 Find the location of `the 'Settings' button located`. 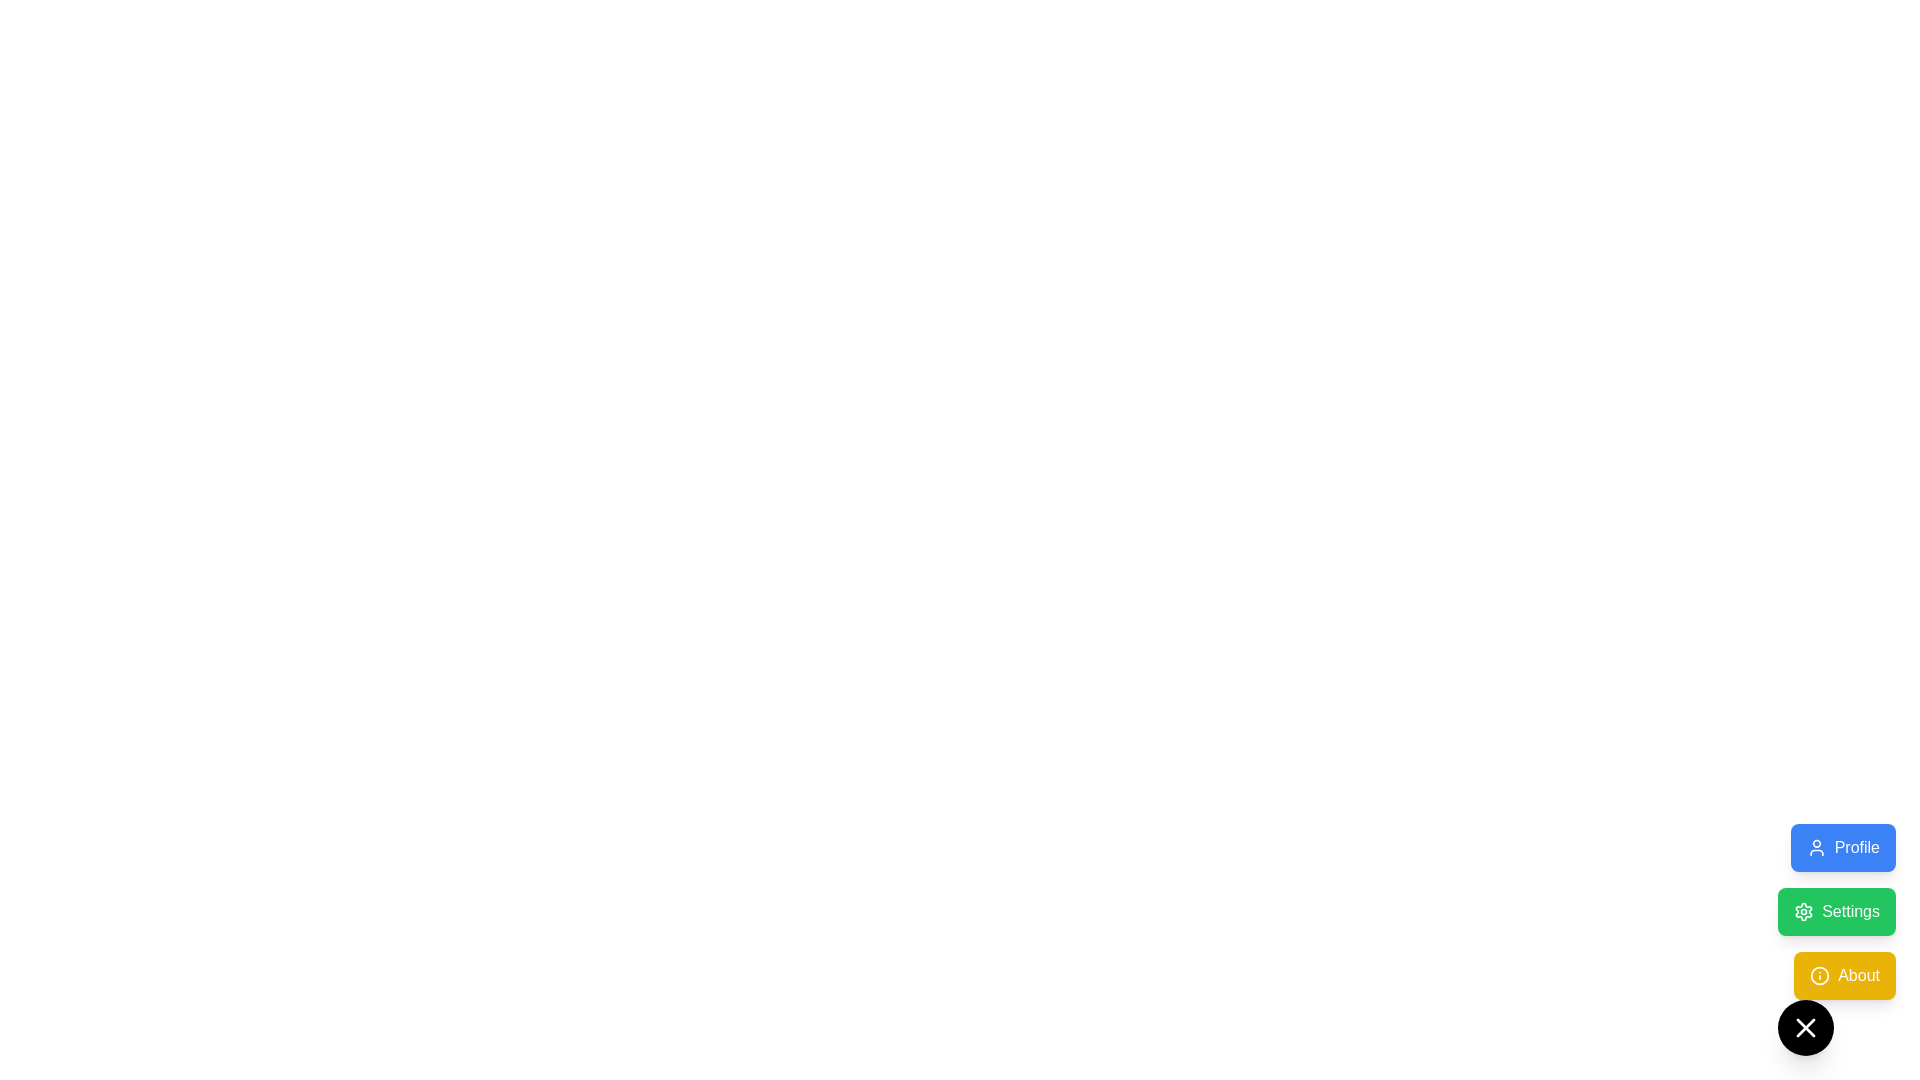

the 'Settings' button located is located at coordinates (1837, 911).